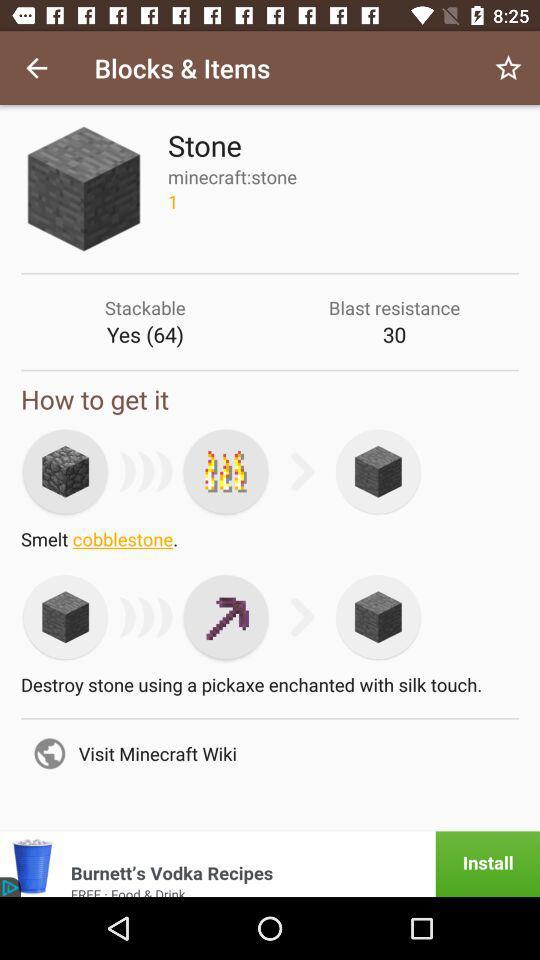  I want to click on icon next to blocks & items, so click(508, 68).